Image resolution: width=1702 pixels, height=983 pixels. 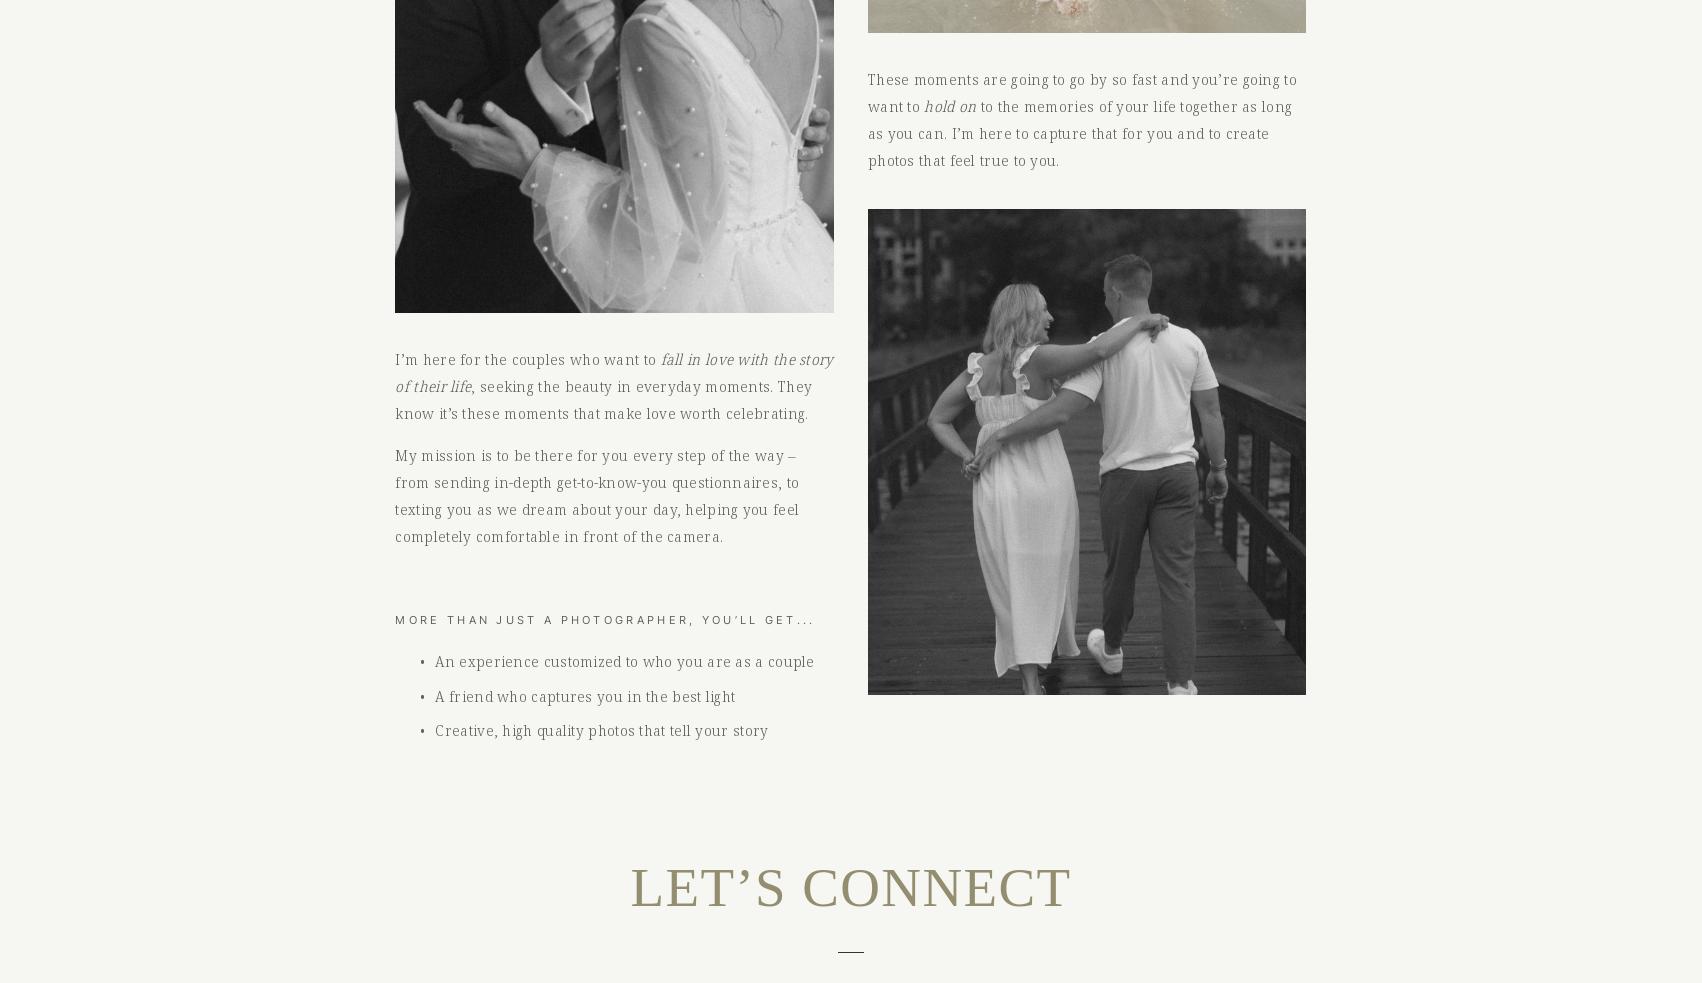 I want to click on 'I’m here for the couples who want to', so click(x=526, y=358).